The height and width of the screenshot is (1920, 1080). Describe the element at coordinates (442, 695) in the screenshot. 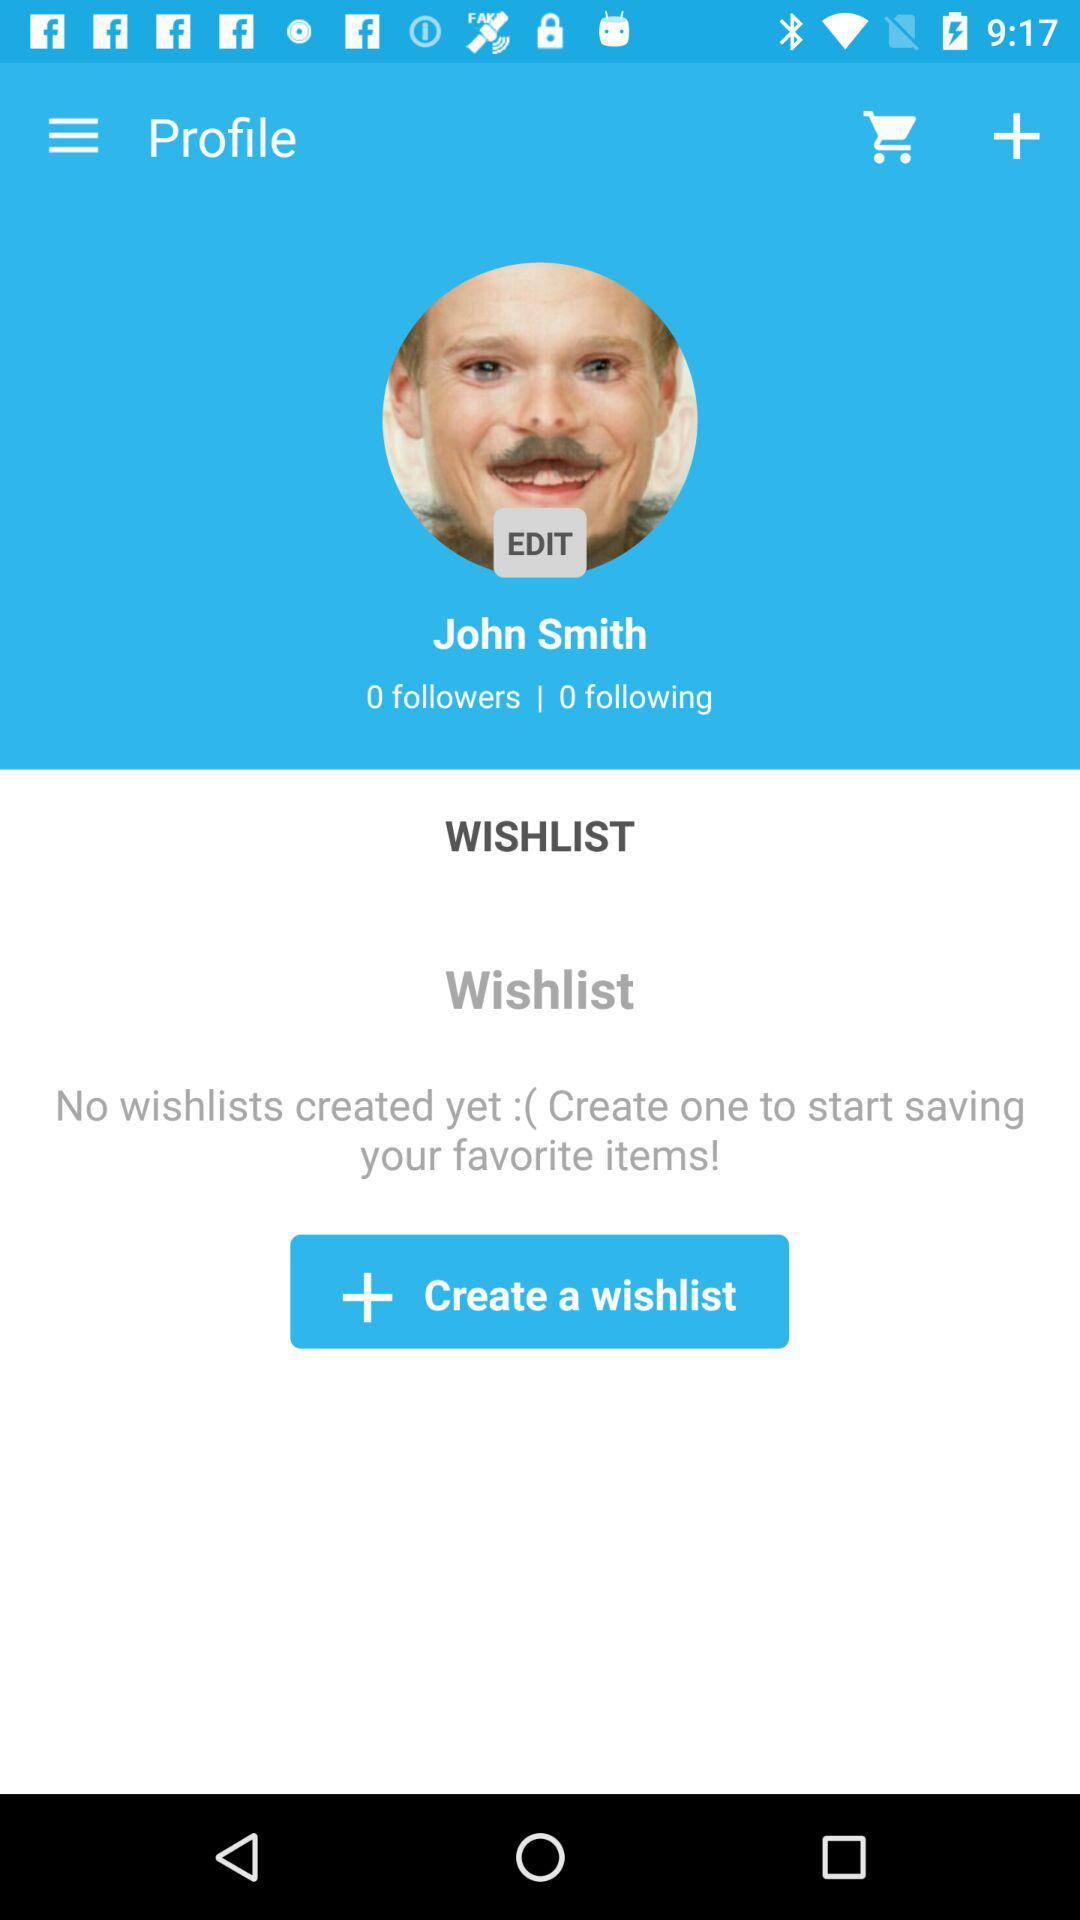

I see `the 0 followers item` at that location.